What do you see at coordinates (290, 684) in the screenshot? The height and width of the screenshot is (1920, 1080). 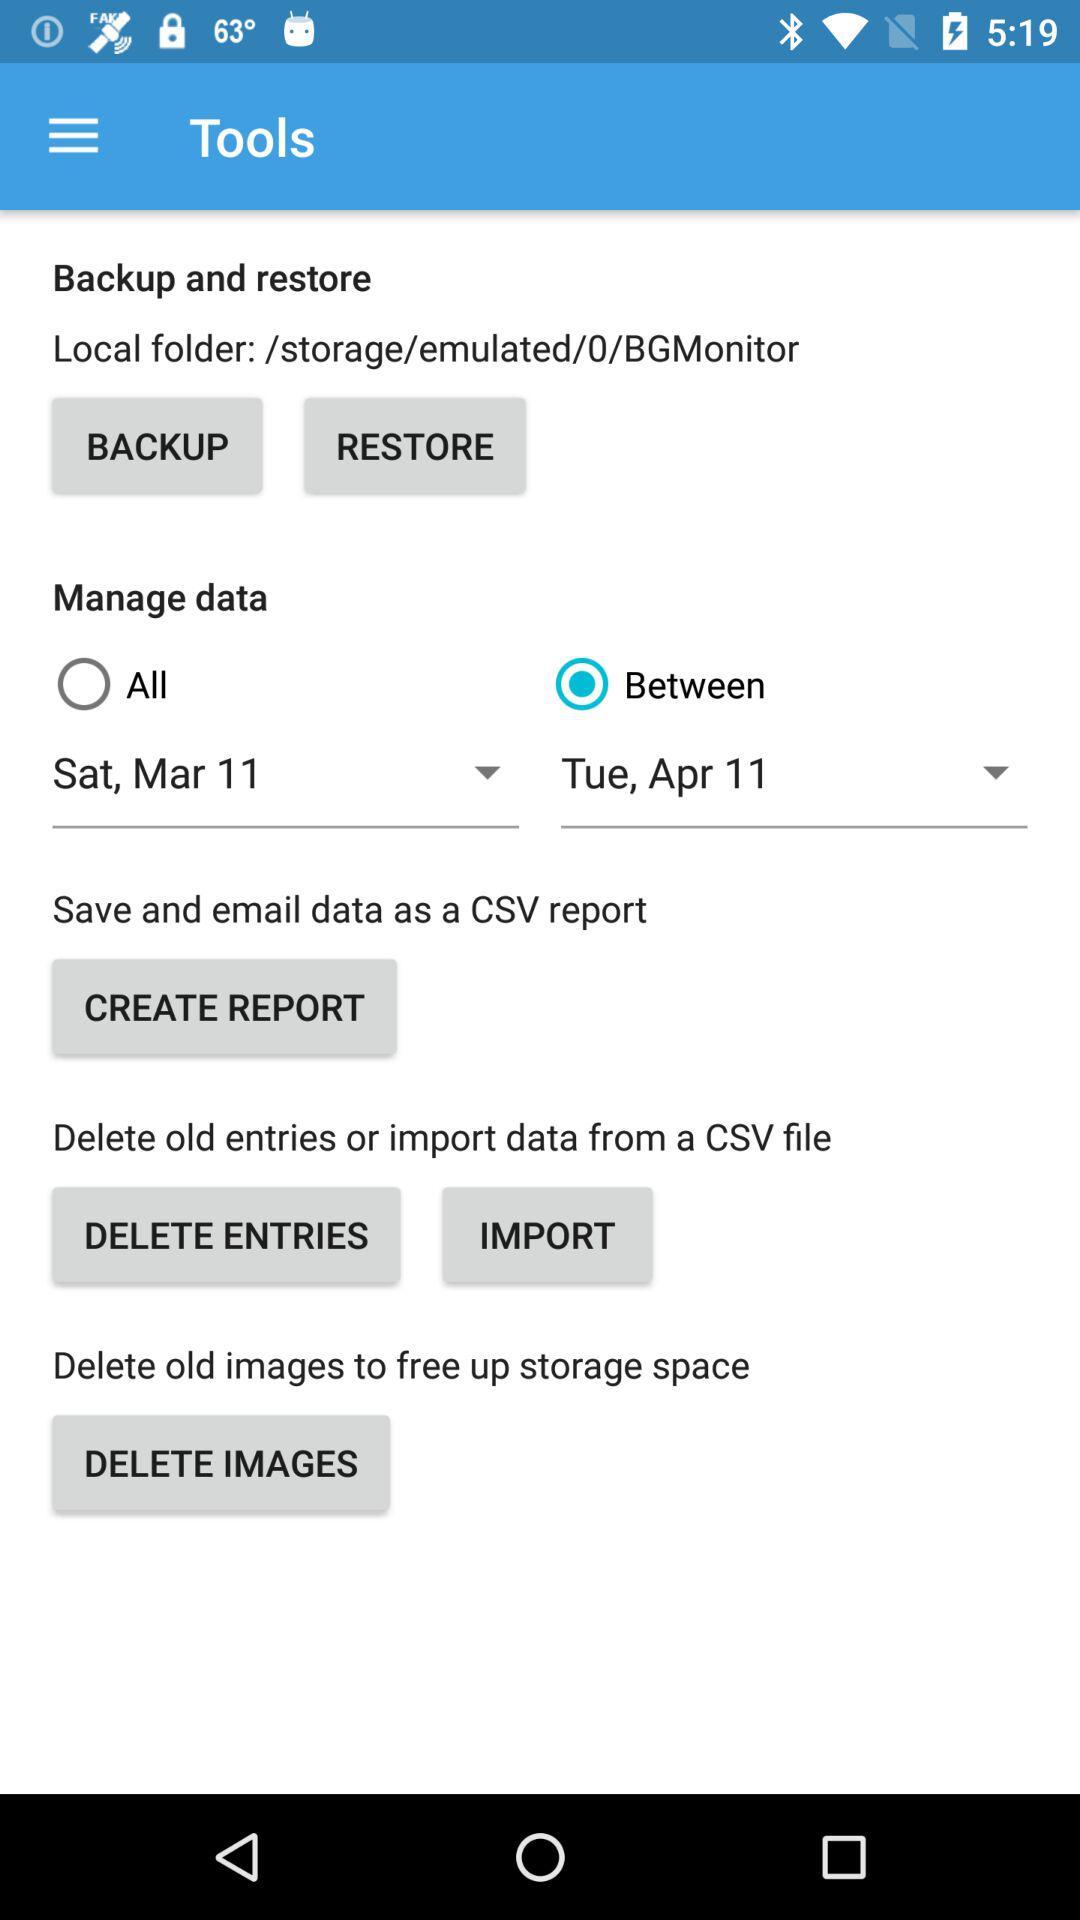 I see `the icon above the sat, mar 11` at bounding box center [290, 684].